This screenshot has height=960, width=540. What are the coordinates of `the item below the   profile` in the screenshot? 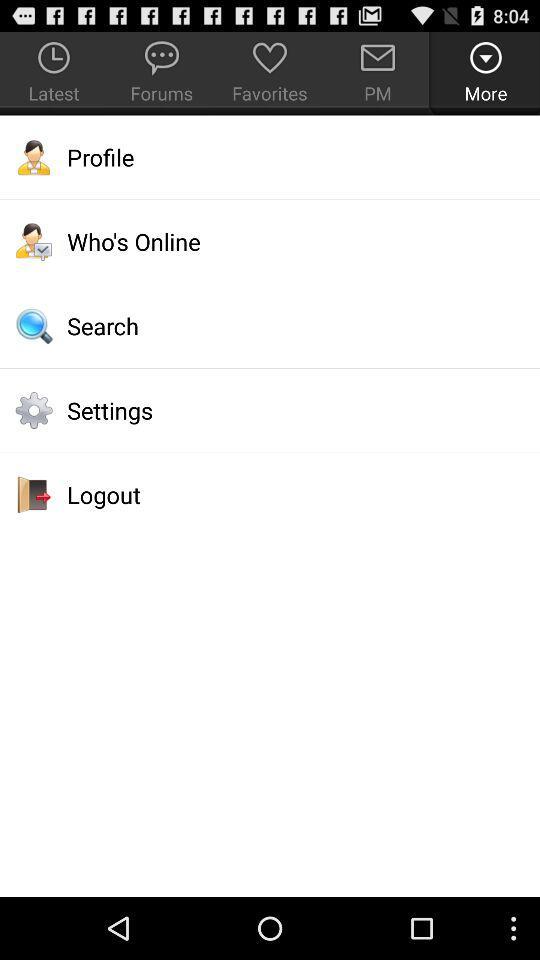 It's located at (270, 240).